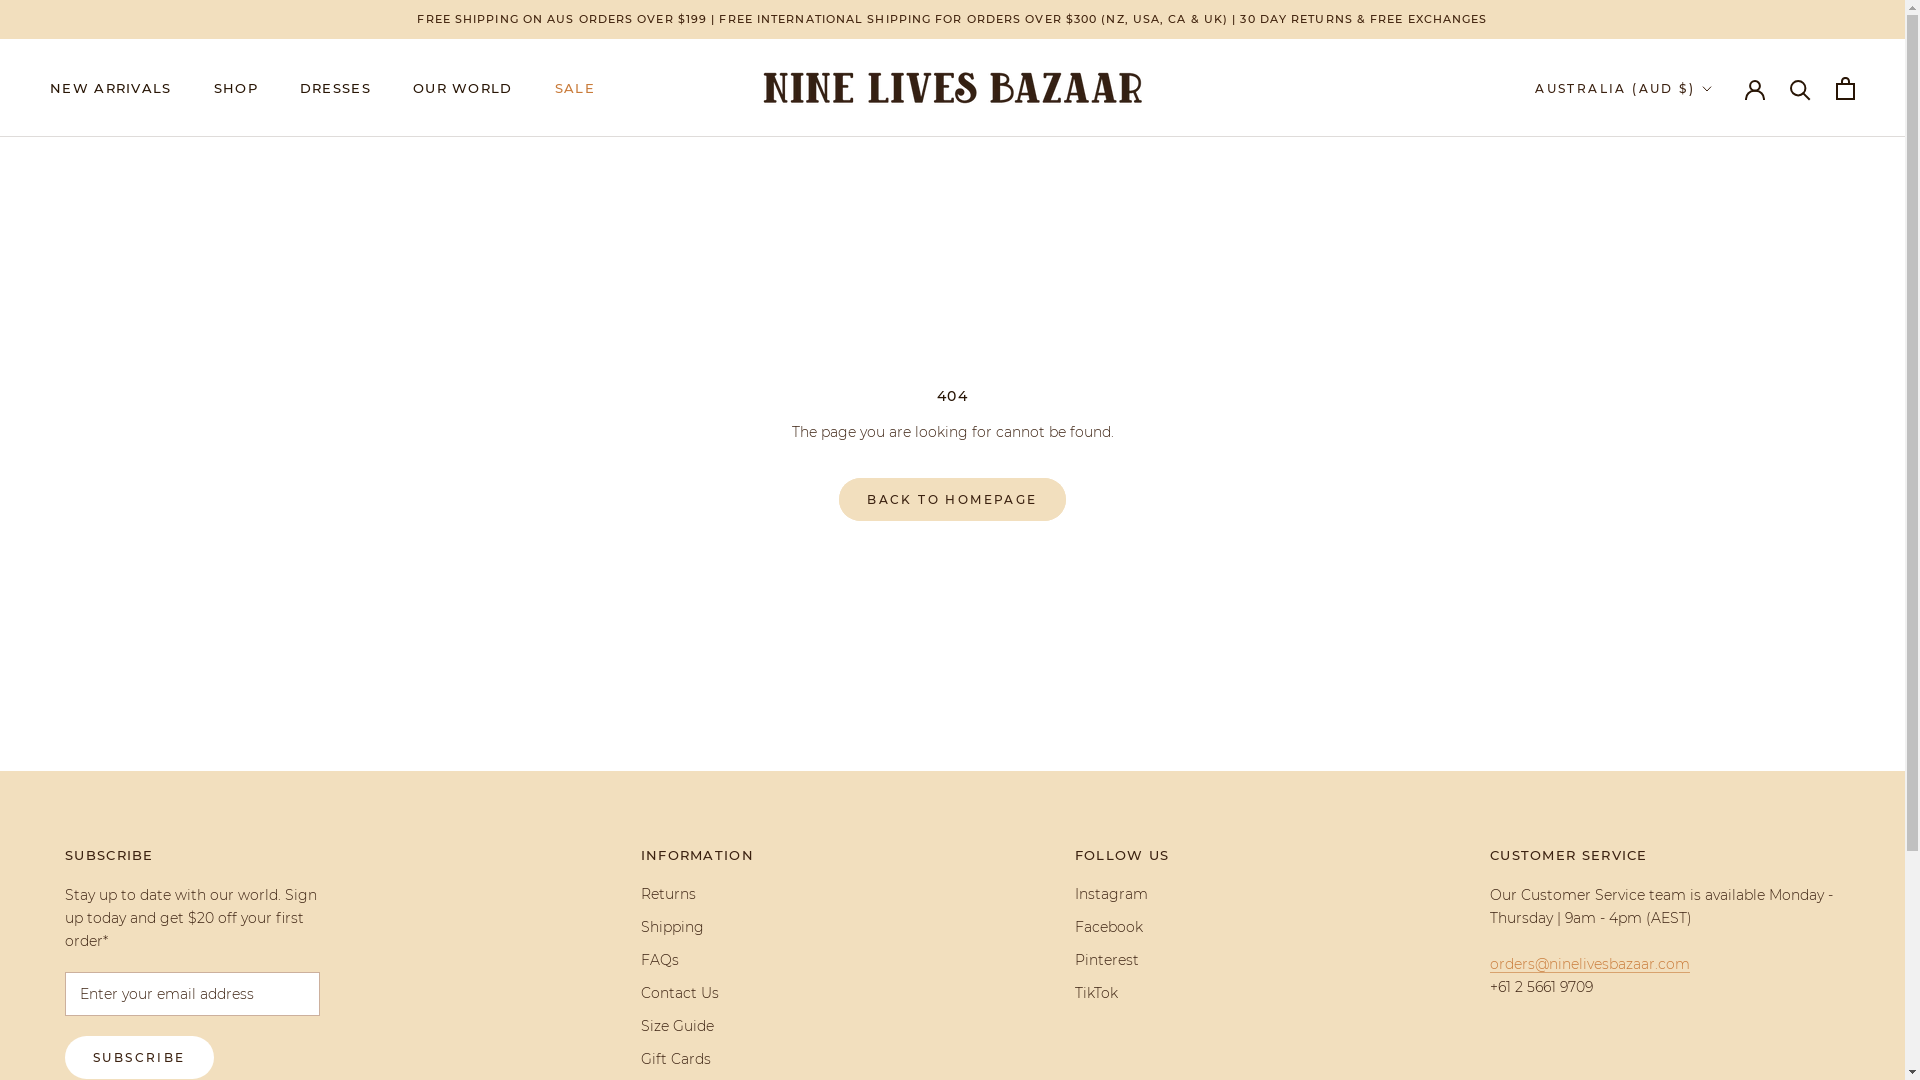  Describe the element at coordinates (641, 1026) in the screenshot. I see `'Size Guide'` at that location.